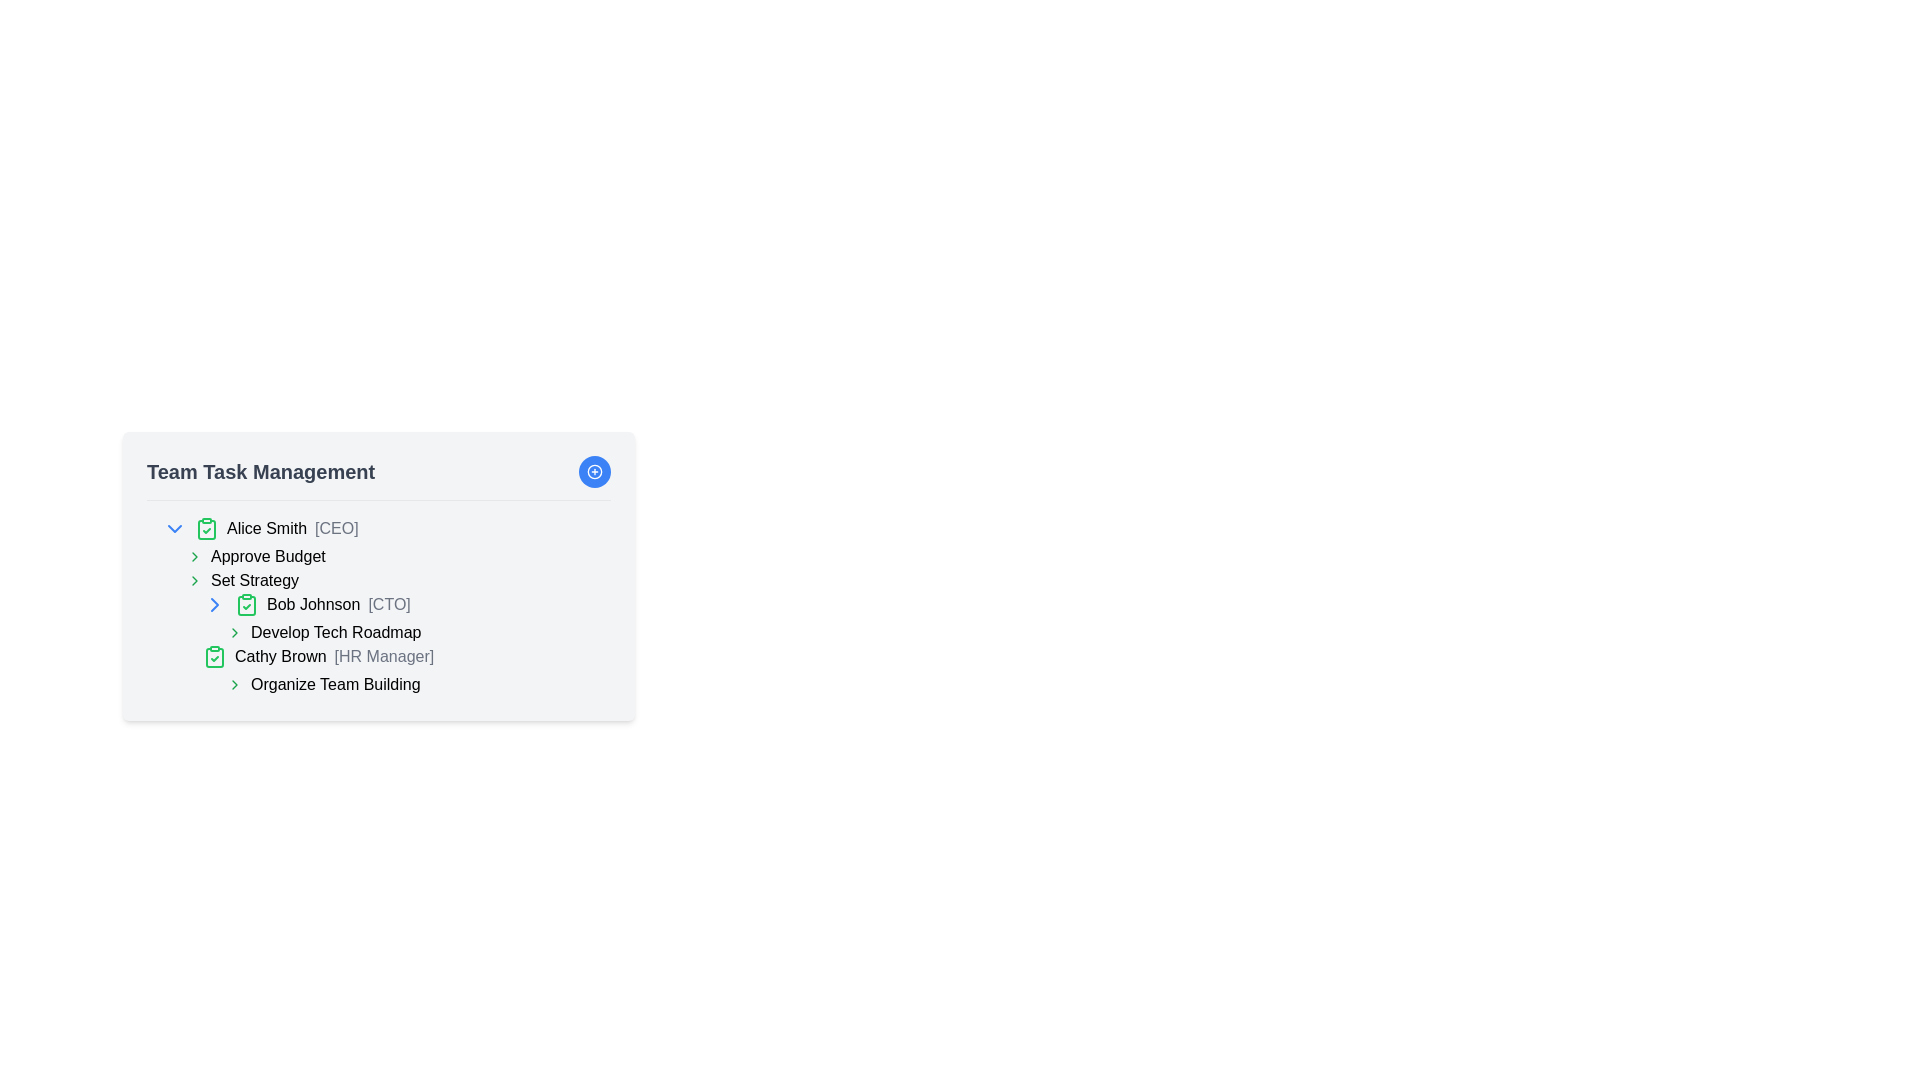 The width and height of the screenshot is (1920, 1080). I want to click on the chevron icon next to the 'Organize Team Building' text, so click(417, 684).